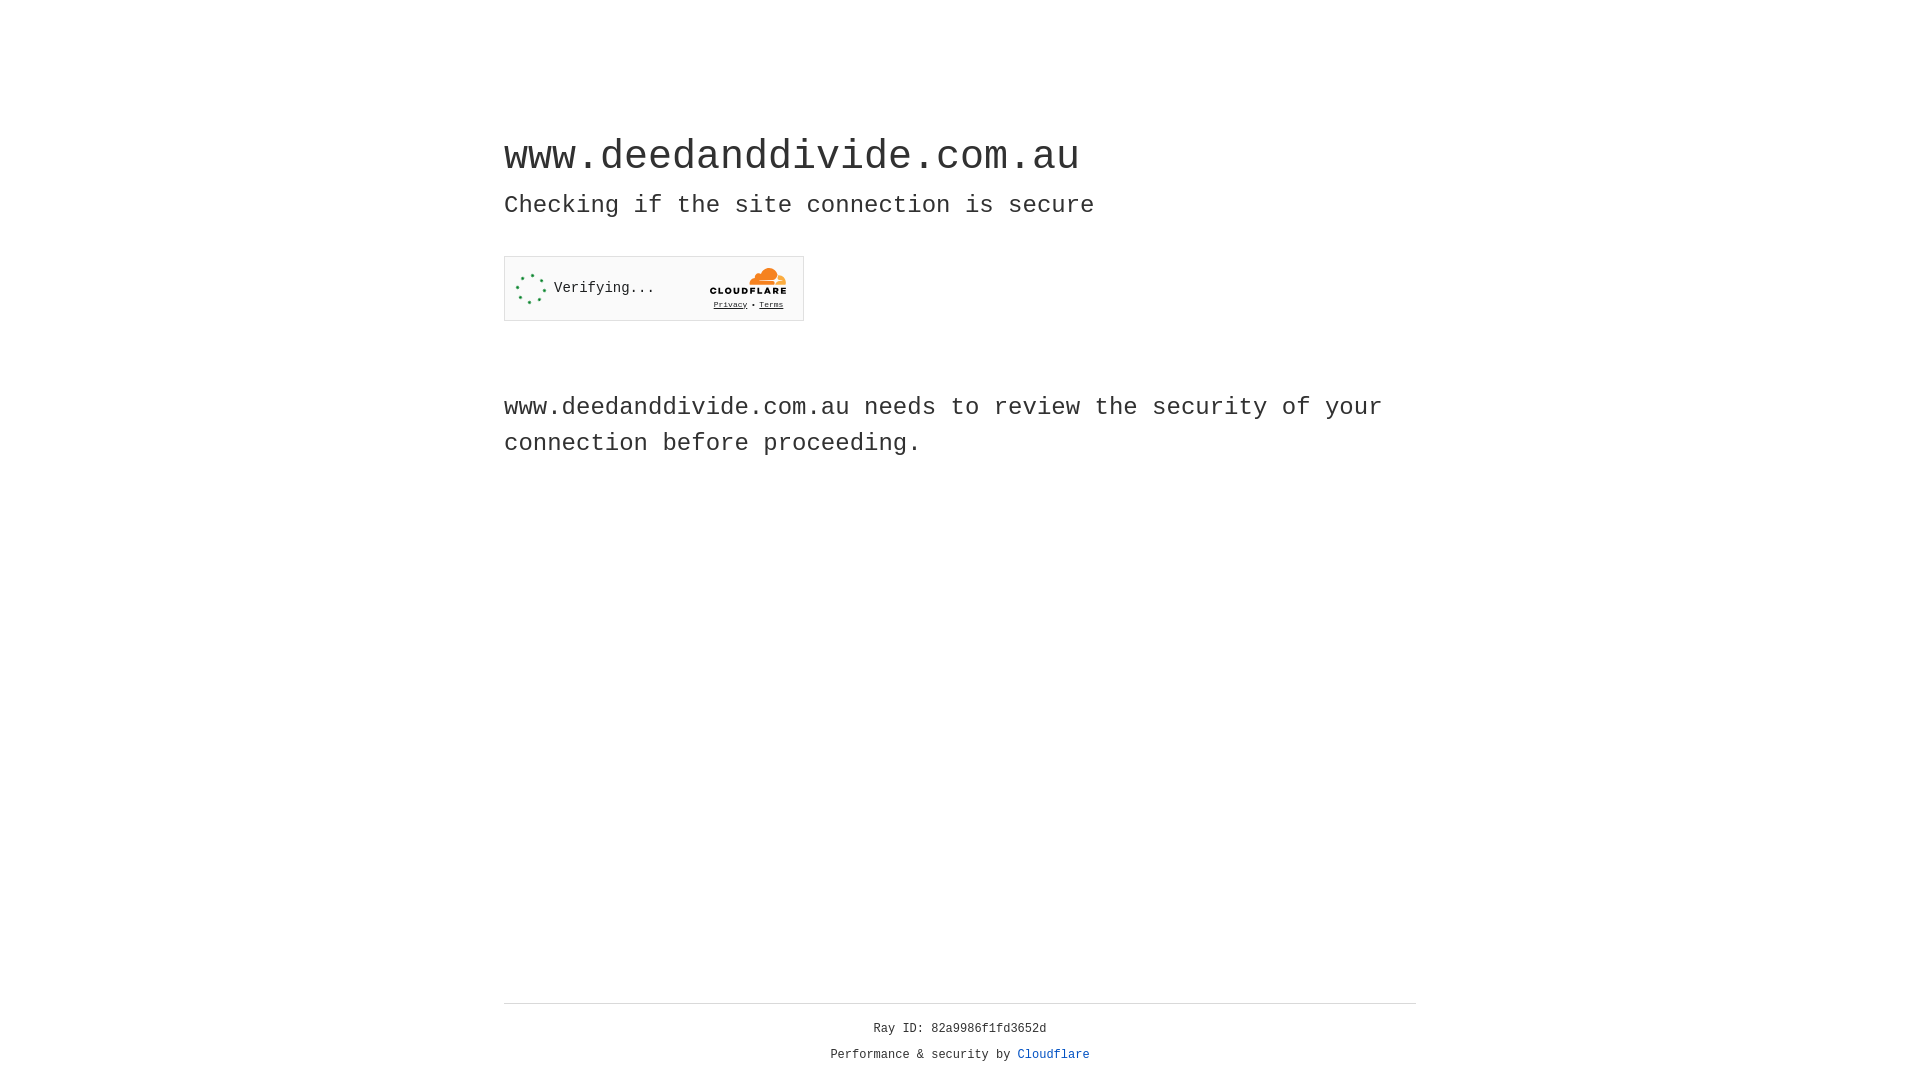 The height and width of the screenshot is (1080, 1920). Describe the element at coordinates (1017, 1054) in the screenshot. I see `'Cloudflare'` at that location.